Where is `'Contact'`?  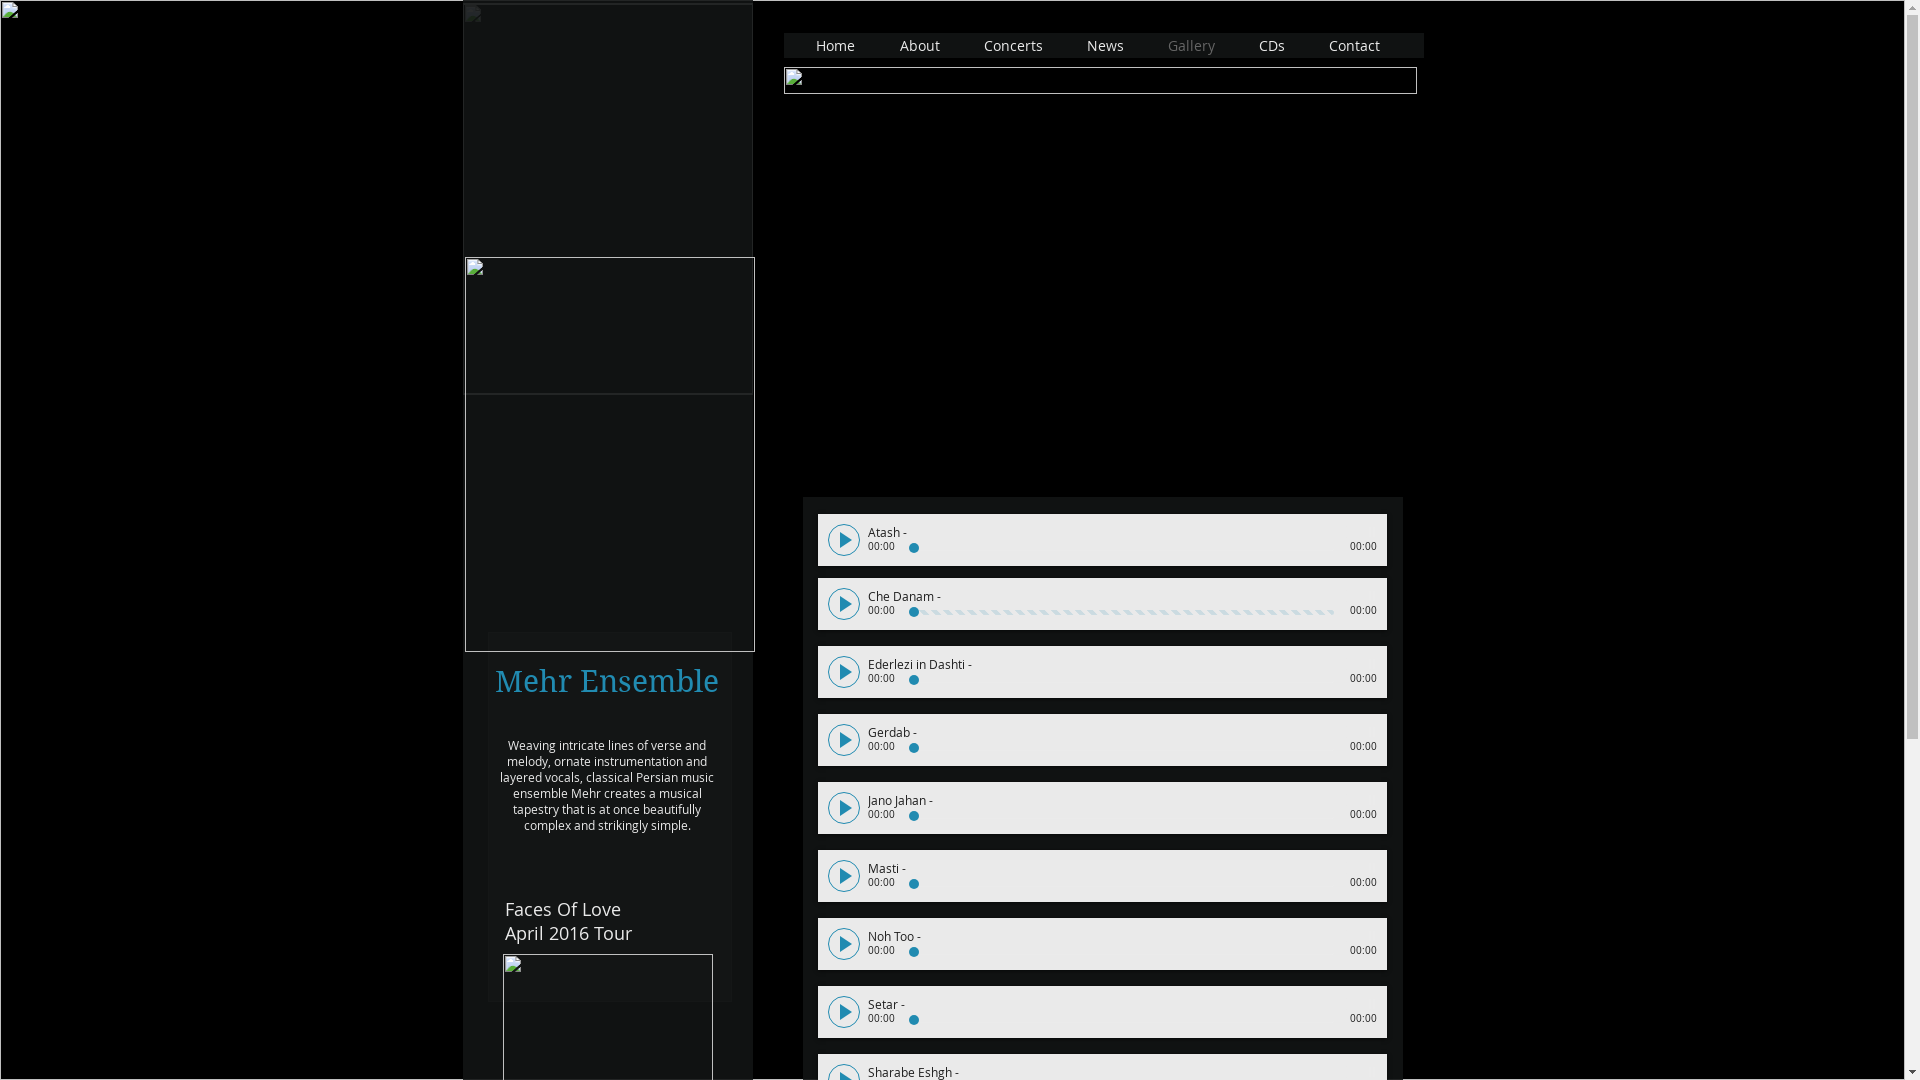 'Contact' is located at coordinates (1355, 45).